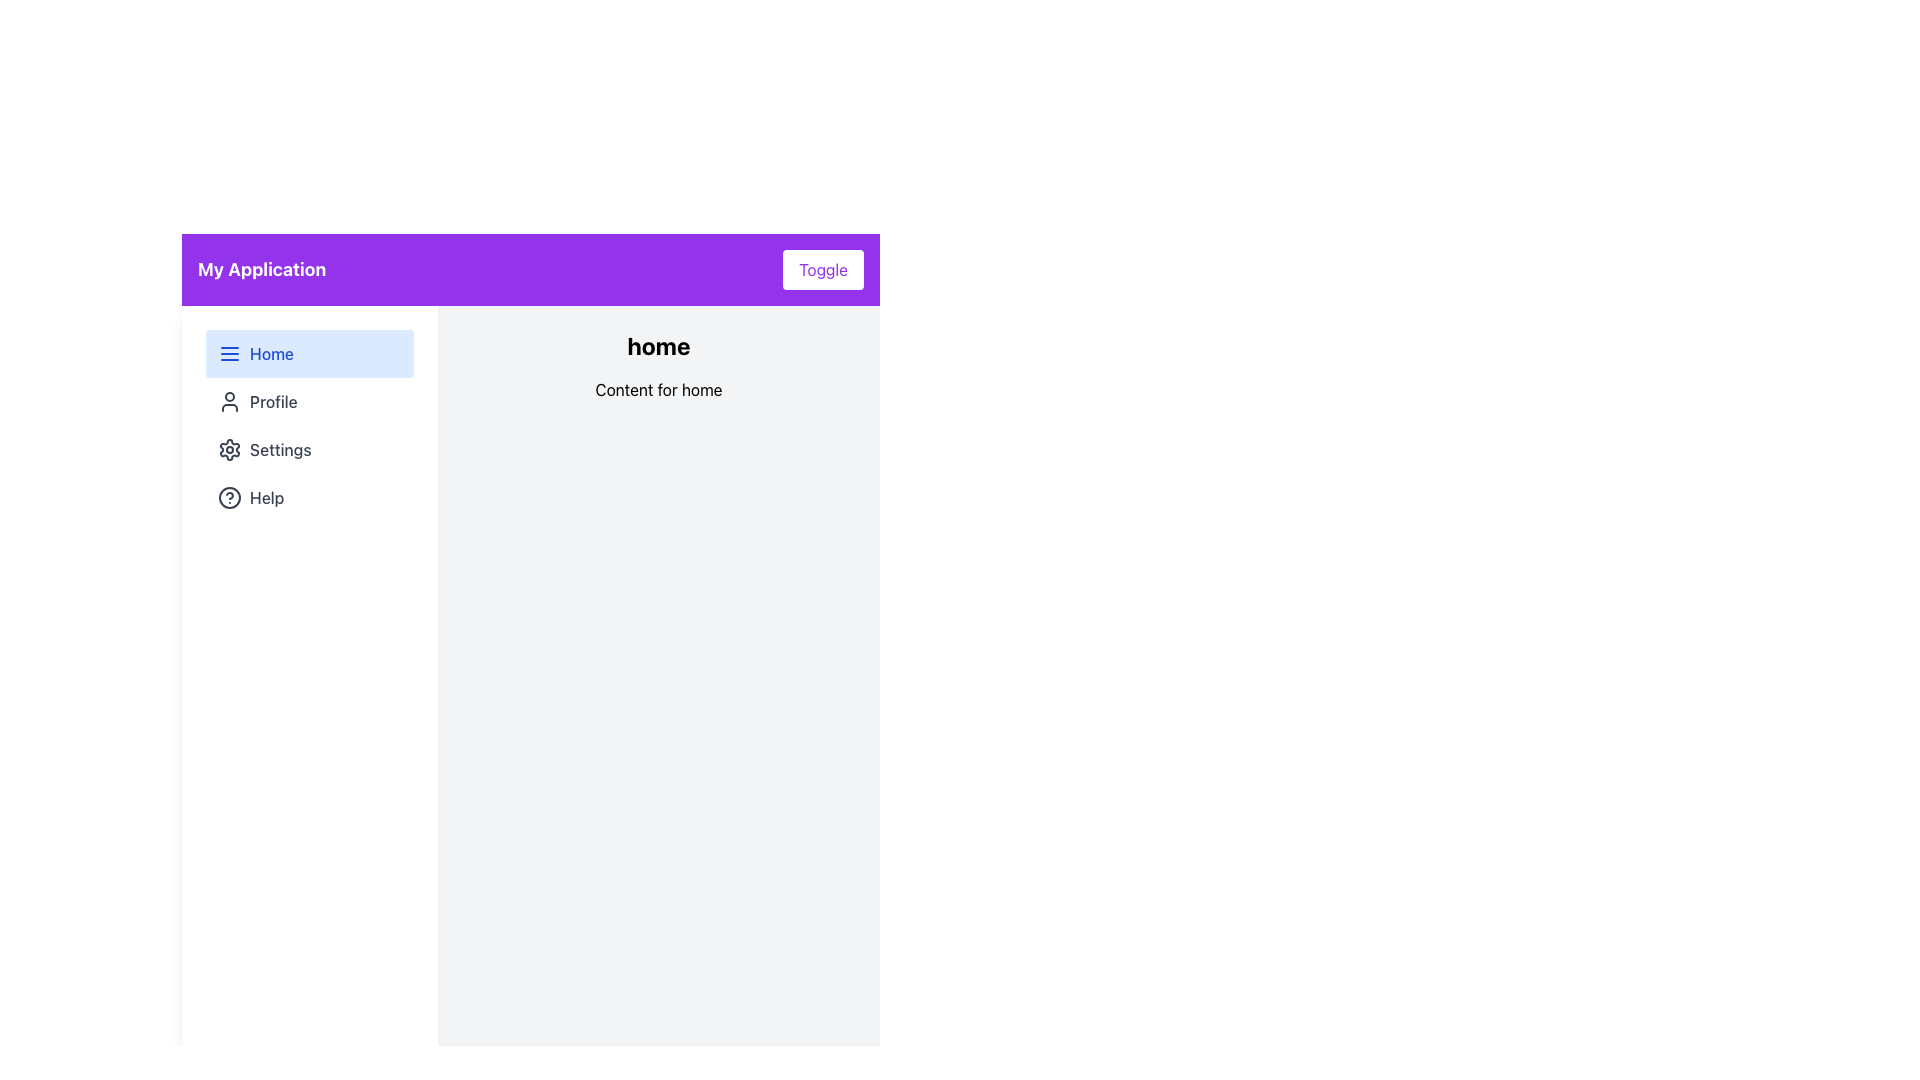 Image resolution: width=1920 pixels, height=1080 pixels. What do you see at coordinates (230, 450) in the screenshot?
I see `the settings icon, which is a gear-like shape located to the left of the text 'Settings'` at bounding box center [230, 450].